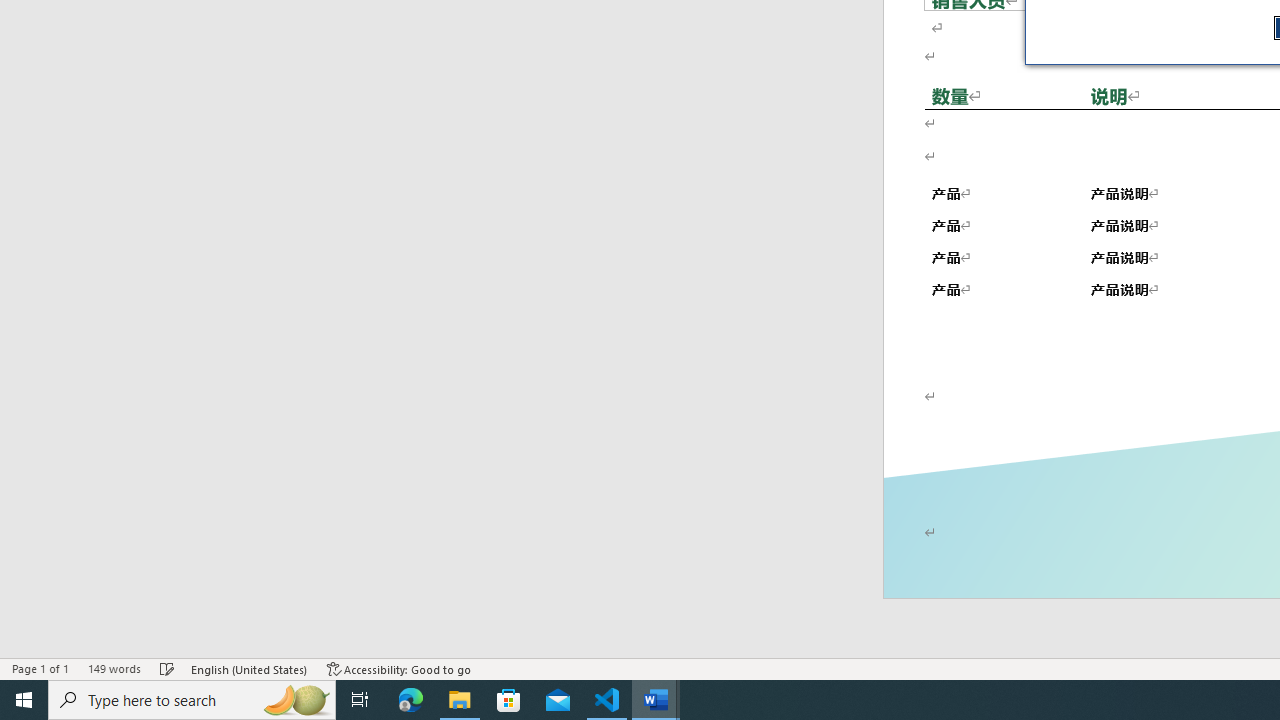  Describe the element at coordinates (509, 698) in the screenshot. I see `'Microsoft Store'` at that location.